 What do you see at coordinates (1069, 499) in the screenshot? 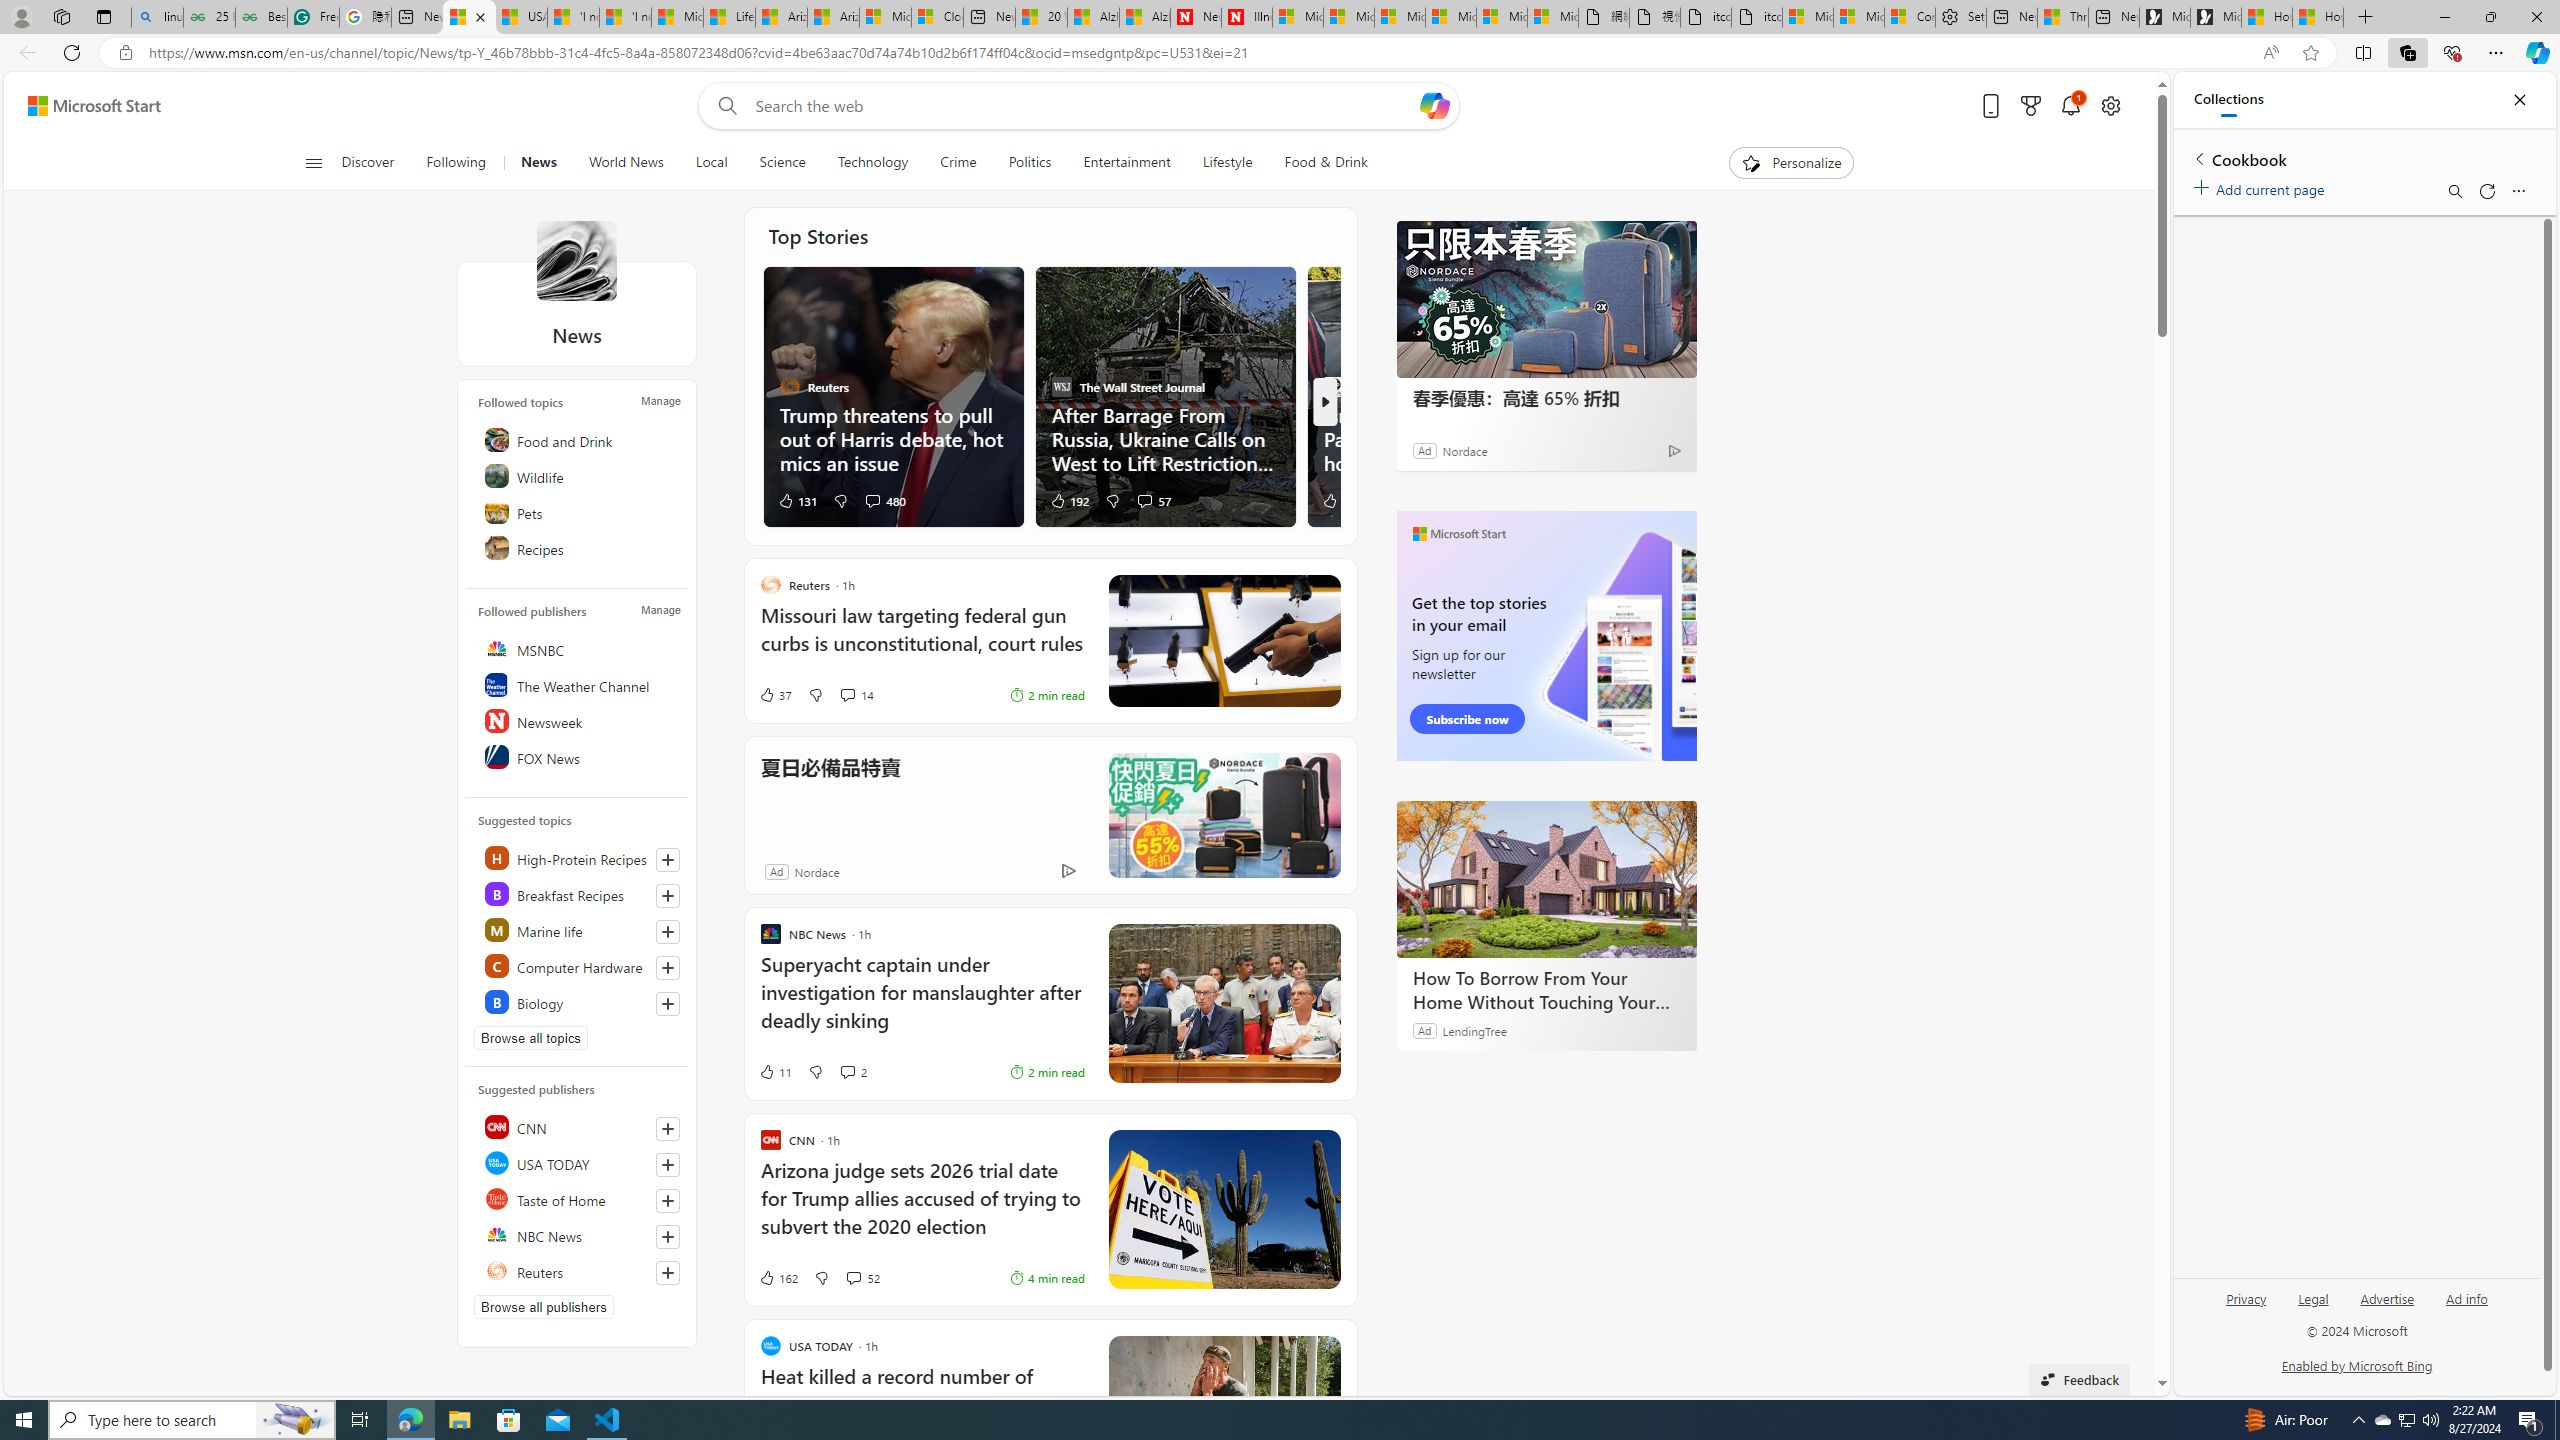
I see `'192 Like'` at bounding box center [1069, 499].